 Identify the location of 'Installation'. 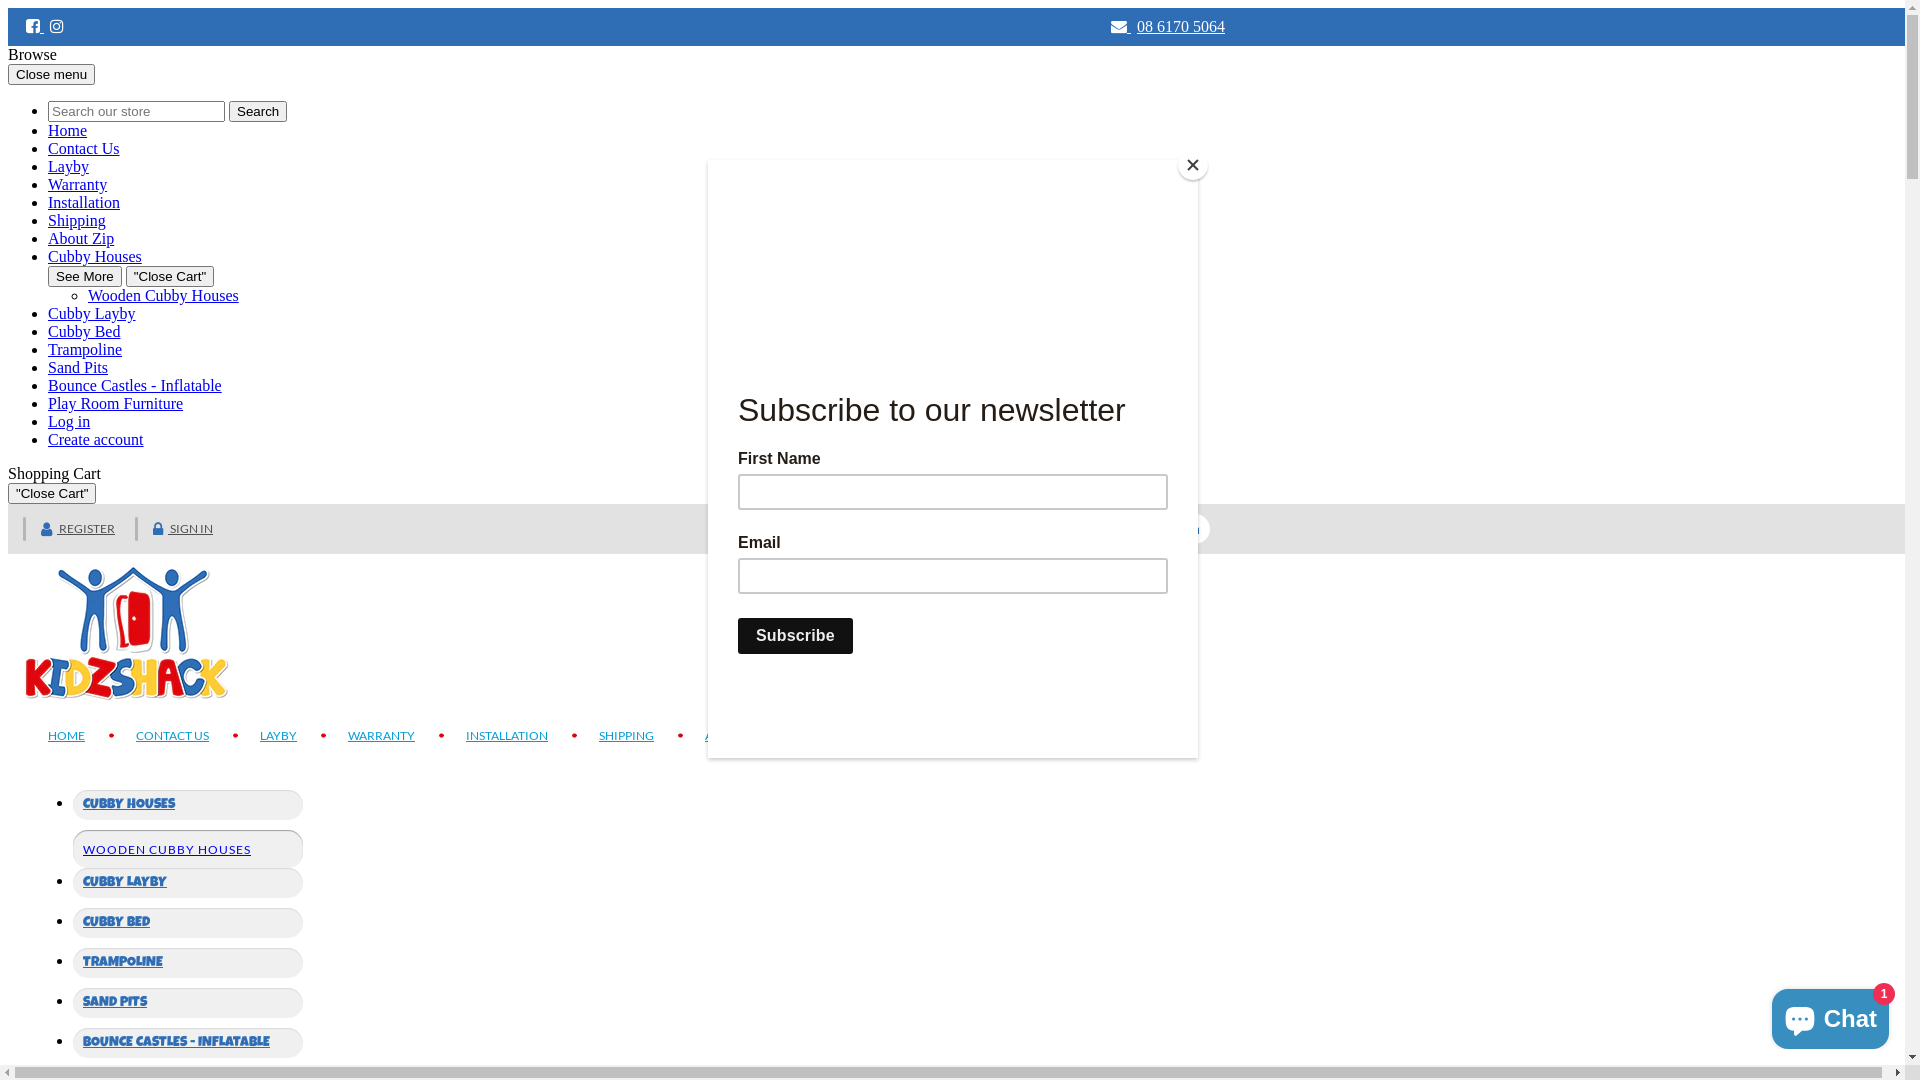
(82, 202).